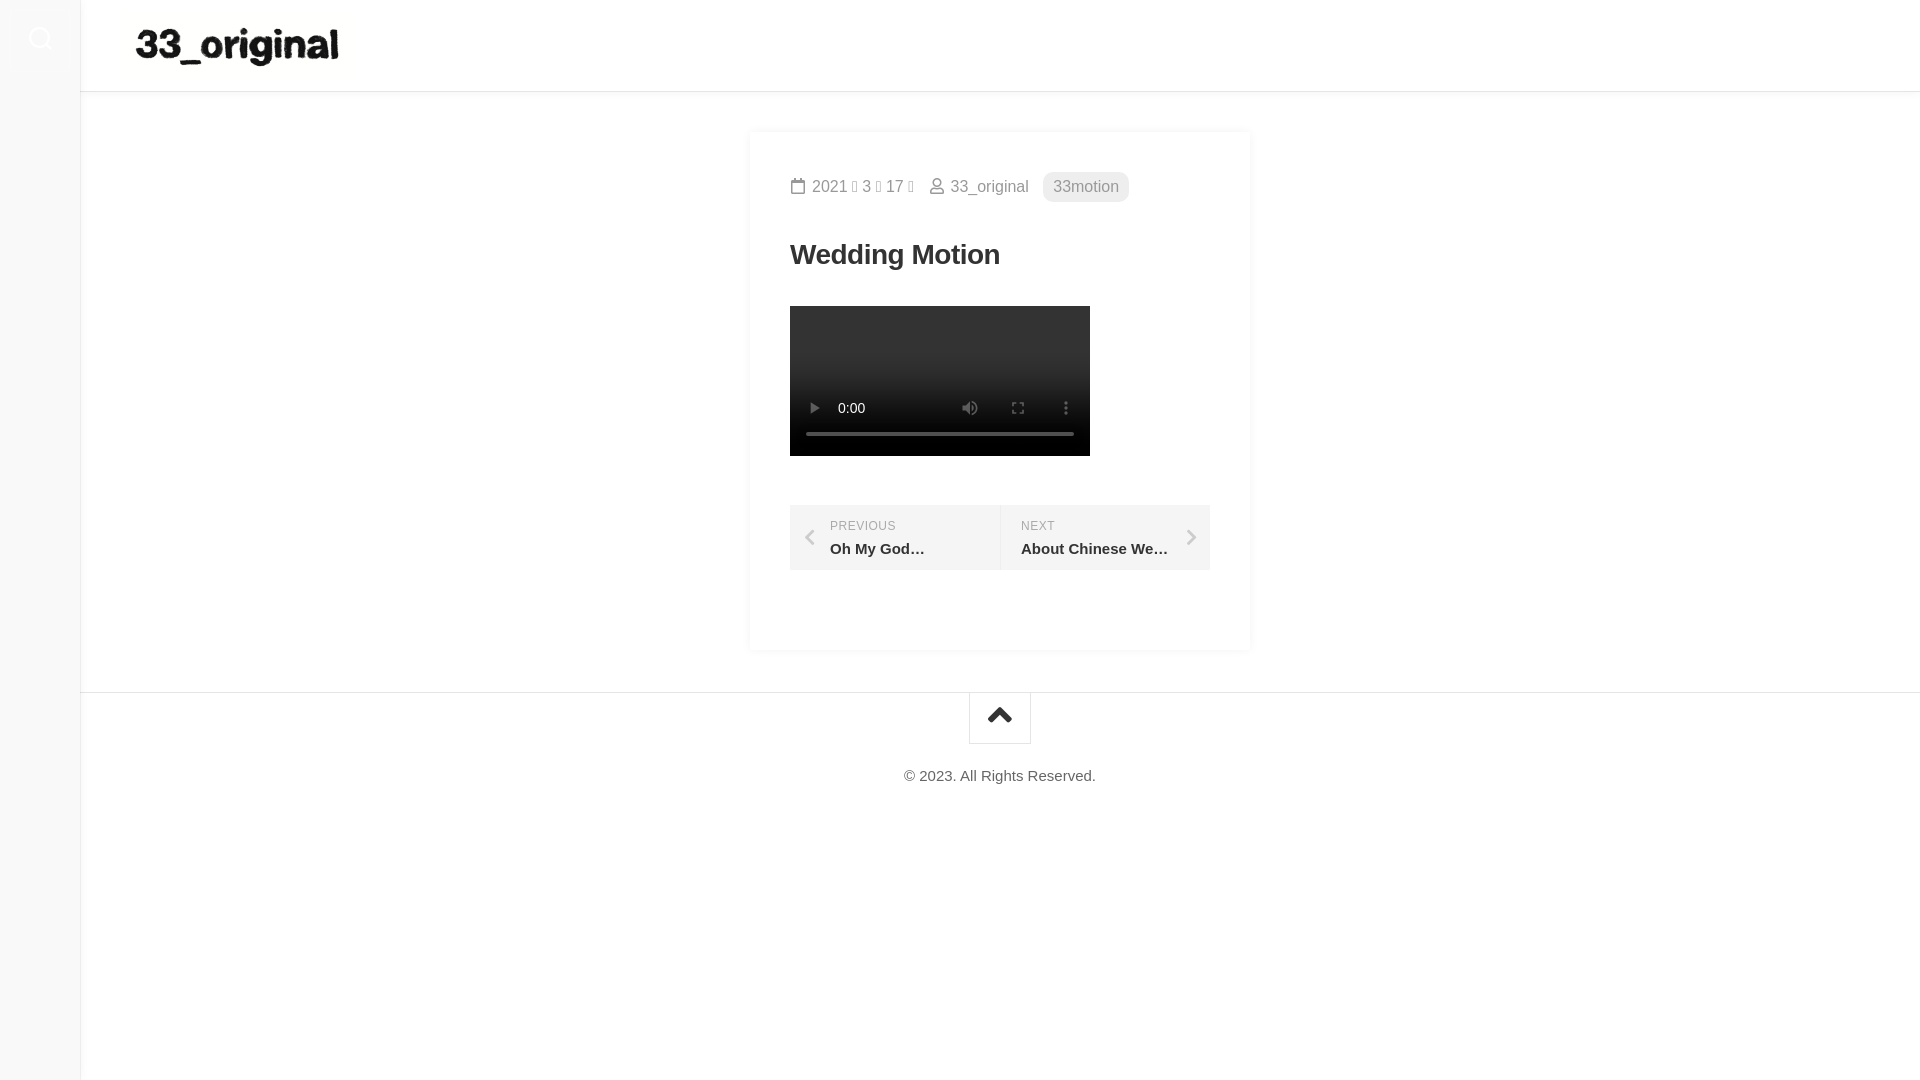 Image resolution: width=1920 pixels, height=1080 pixels. I want to click on '33motion', so click(1084, 187).